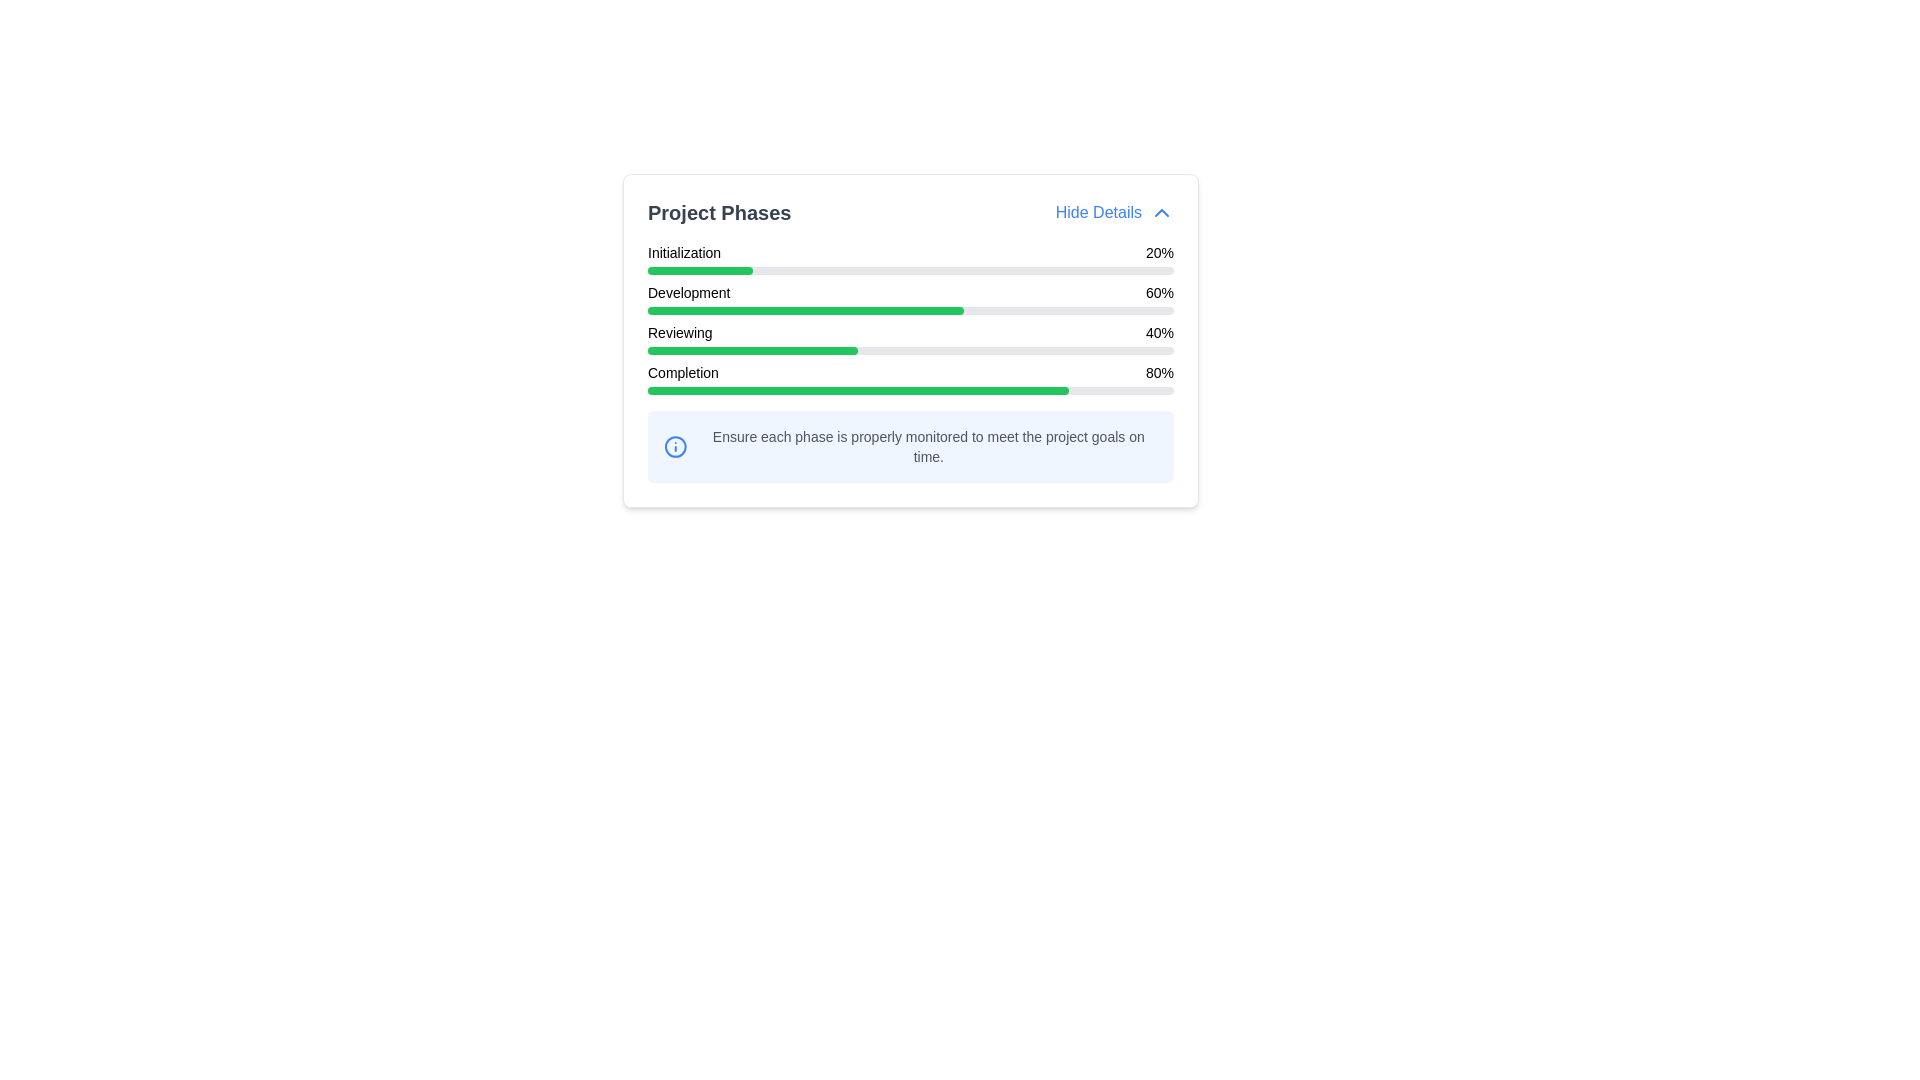 This screenshot has height=1080, width=1920. I want to click on the Progress bar which displays the completion progress at 80%, positioned as the last of four progress bars under the 'Reviewing' progress bar, so click(910, 378).